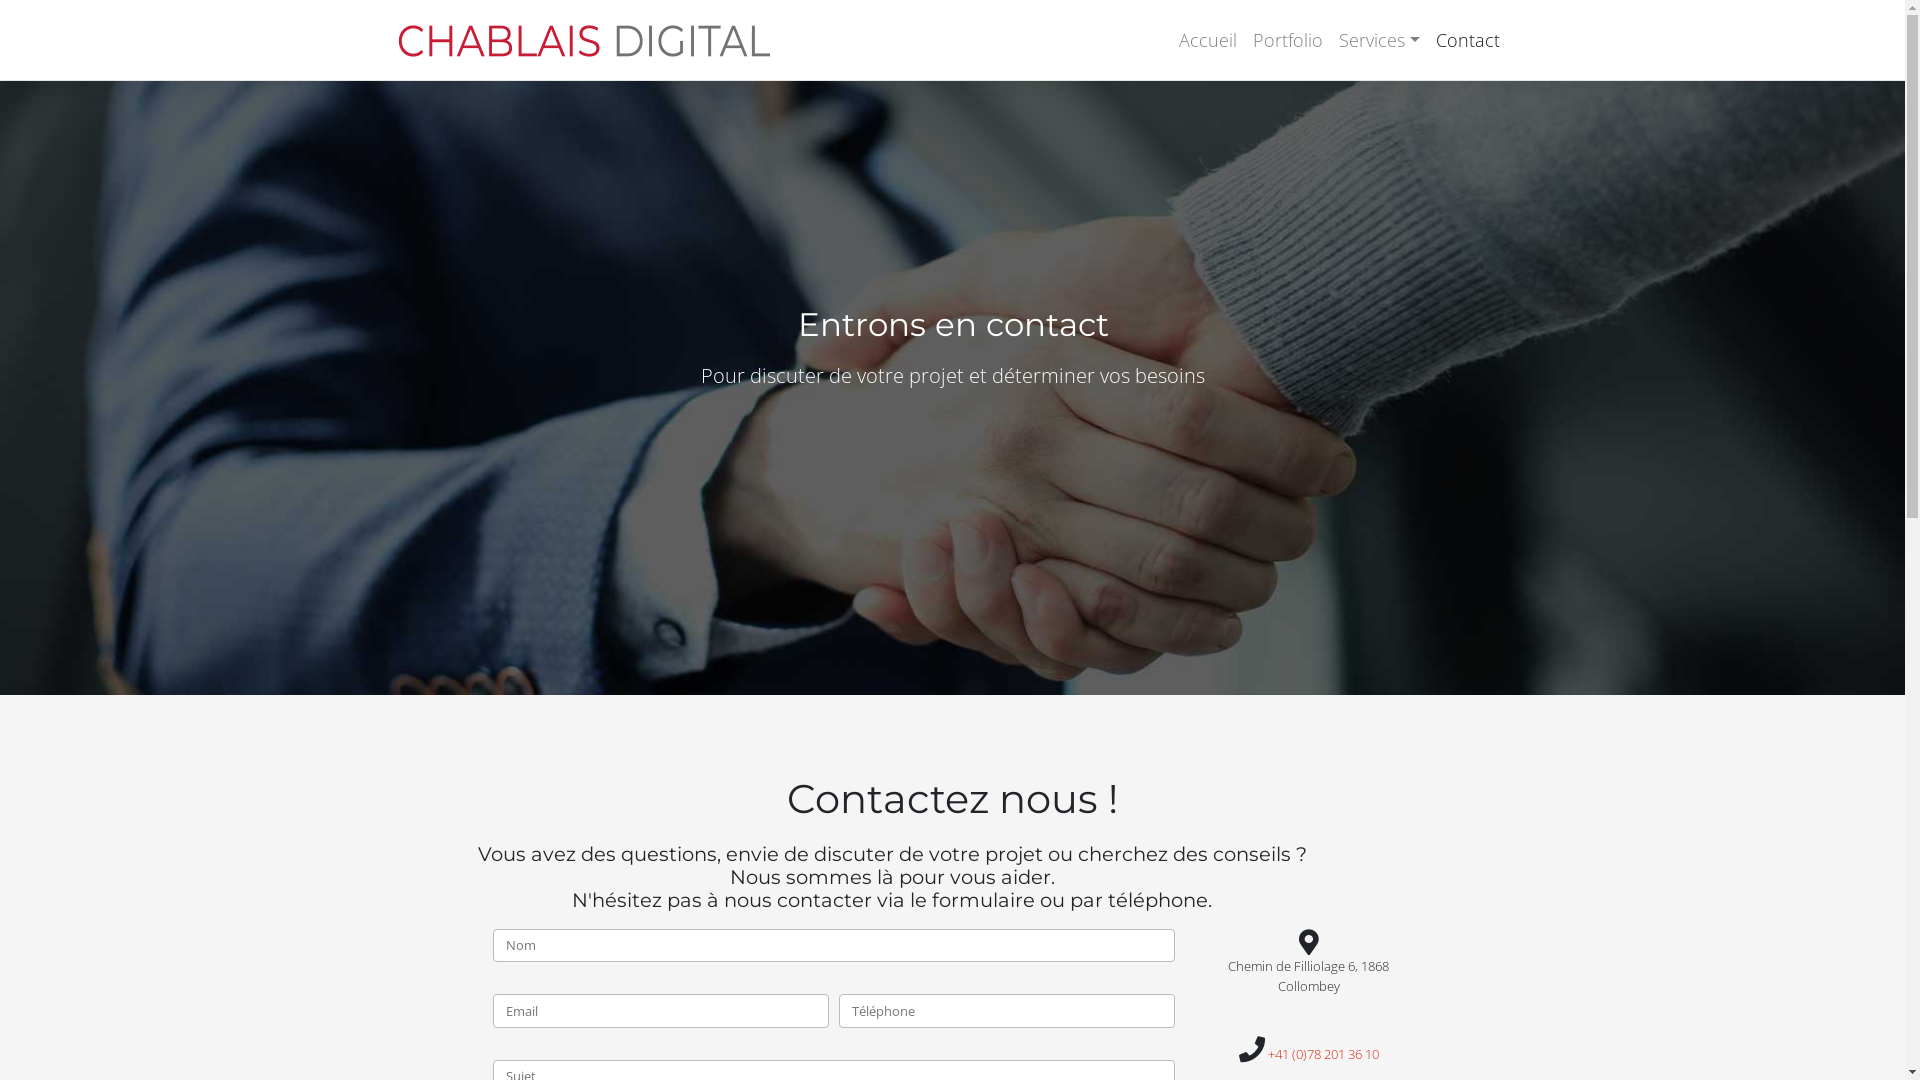 The image size is (1920, 1080). I want to click on 'Contact', so click(1468, 39).